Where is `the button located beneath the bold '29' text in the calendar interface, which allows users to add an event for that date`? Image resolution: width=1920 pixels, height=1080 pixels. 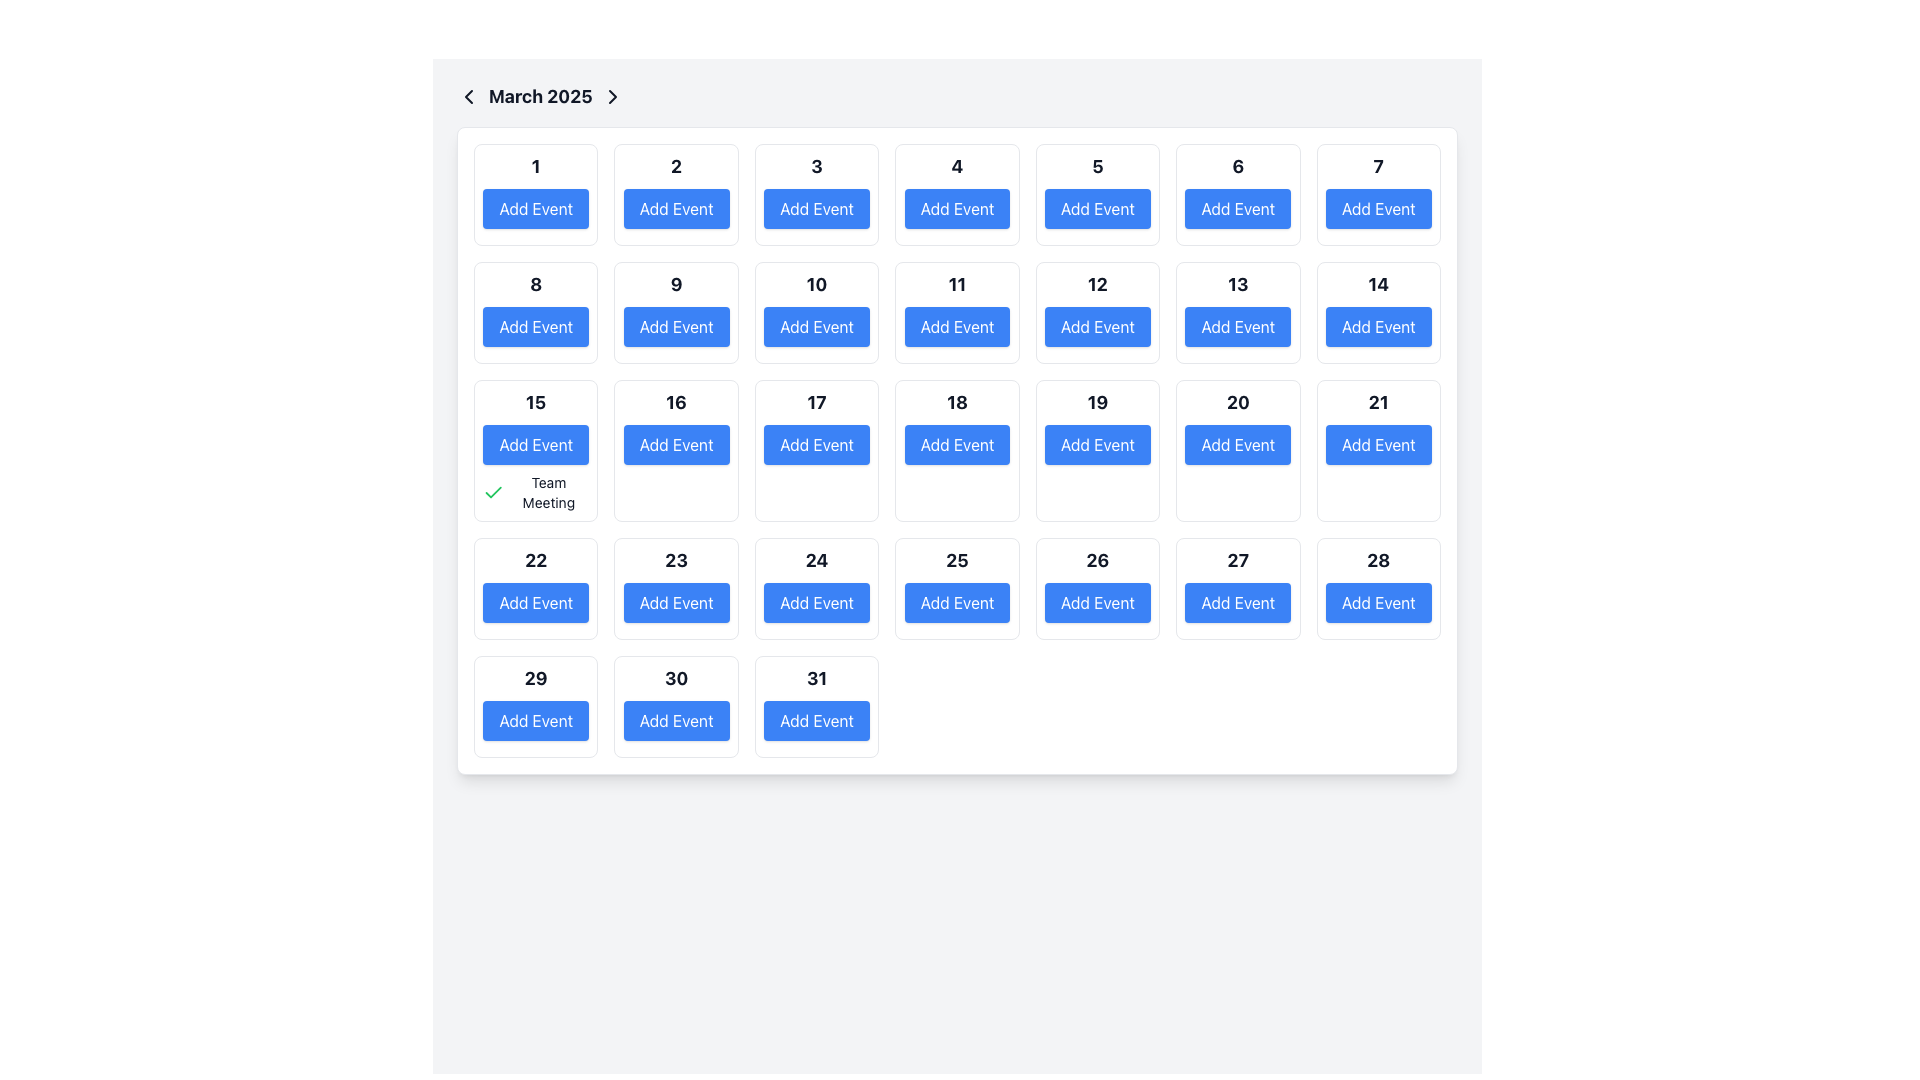 the button located beneath the bold '29' text in the calendar interface, which allows users to add an event for that date is located at coordinates (536, 721).